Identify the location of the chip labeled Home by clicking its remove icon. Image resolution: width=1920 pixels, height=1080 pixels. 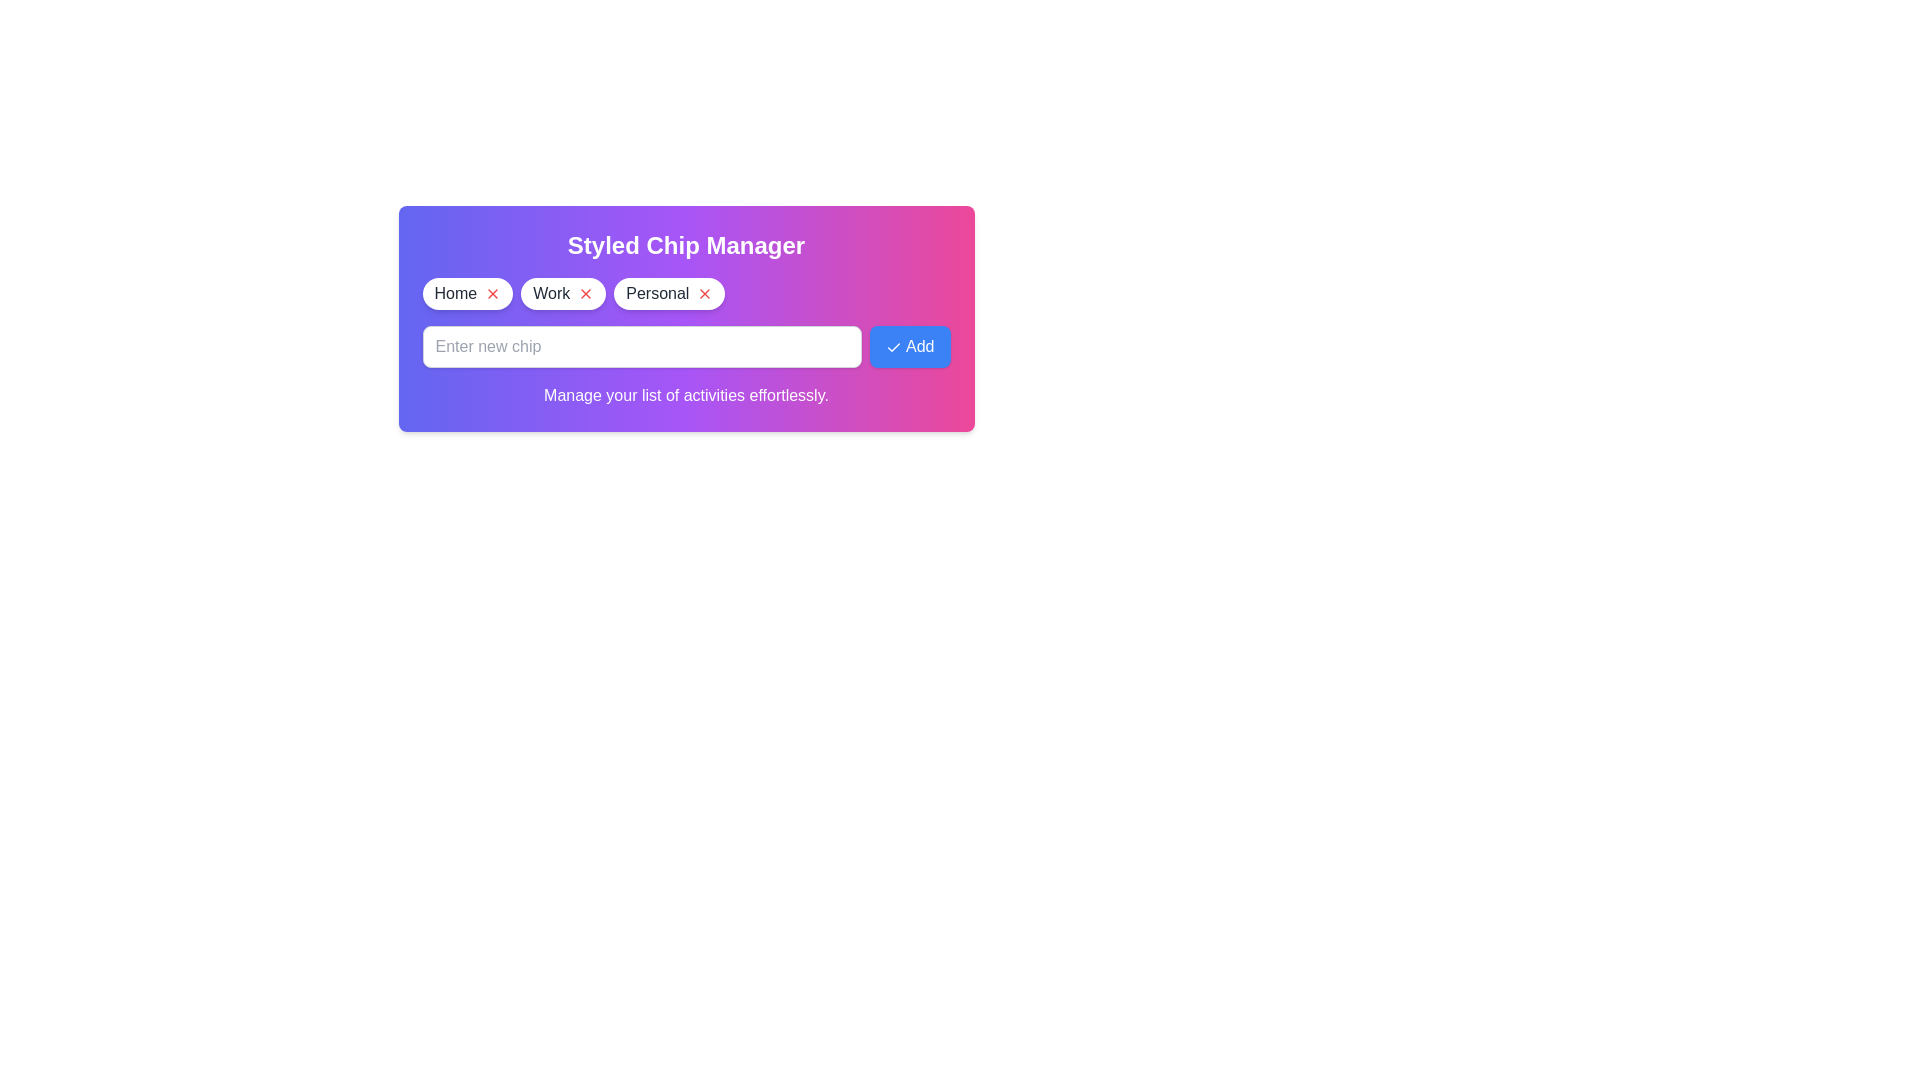
(493, 293).